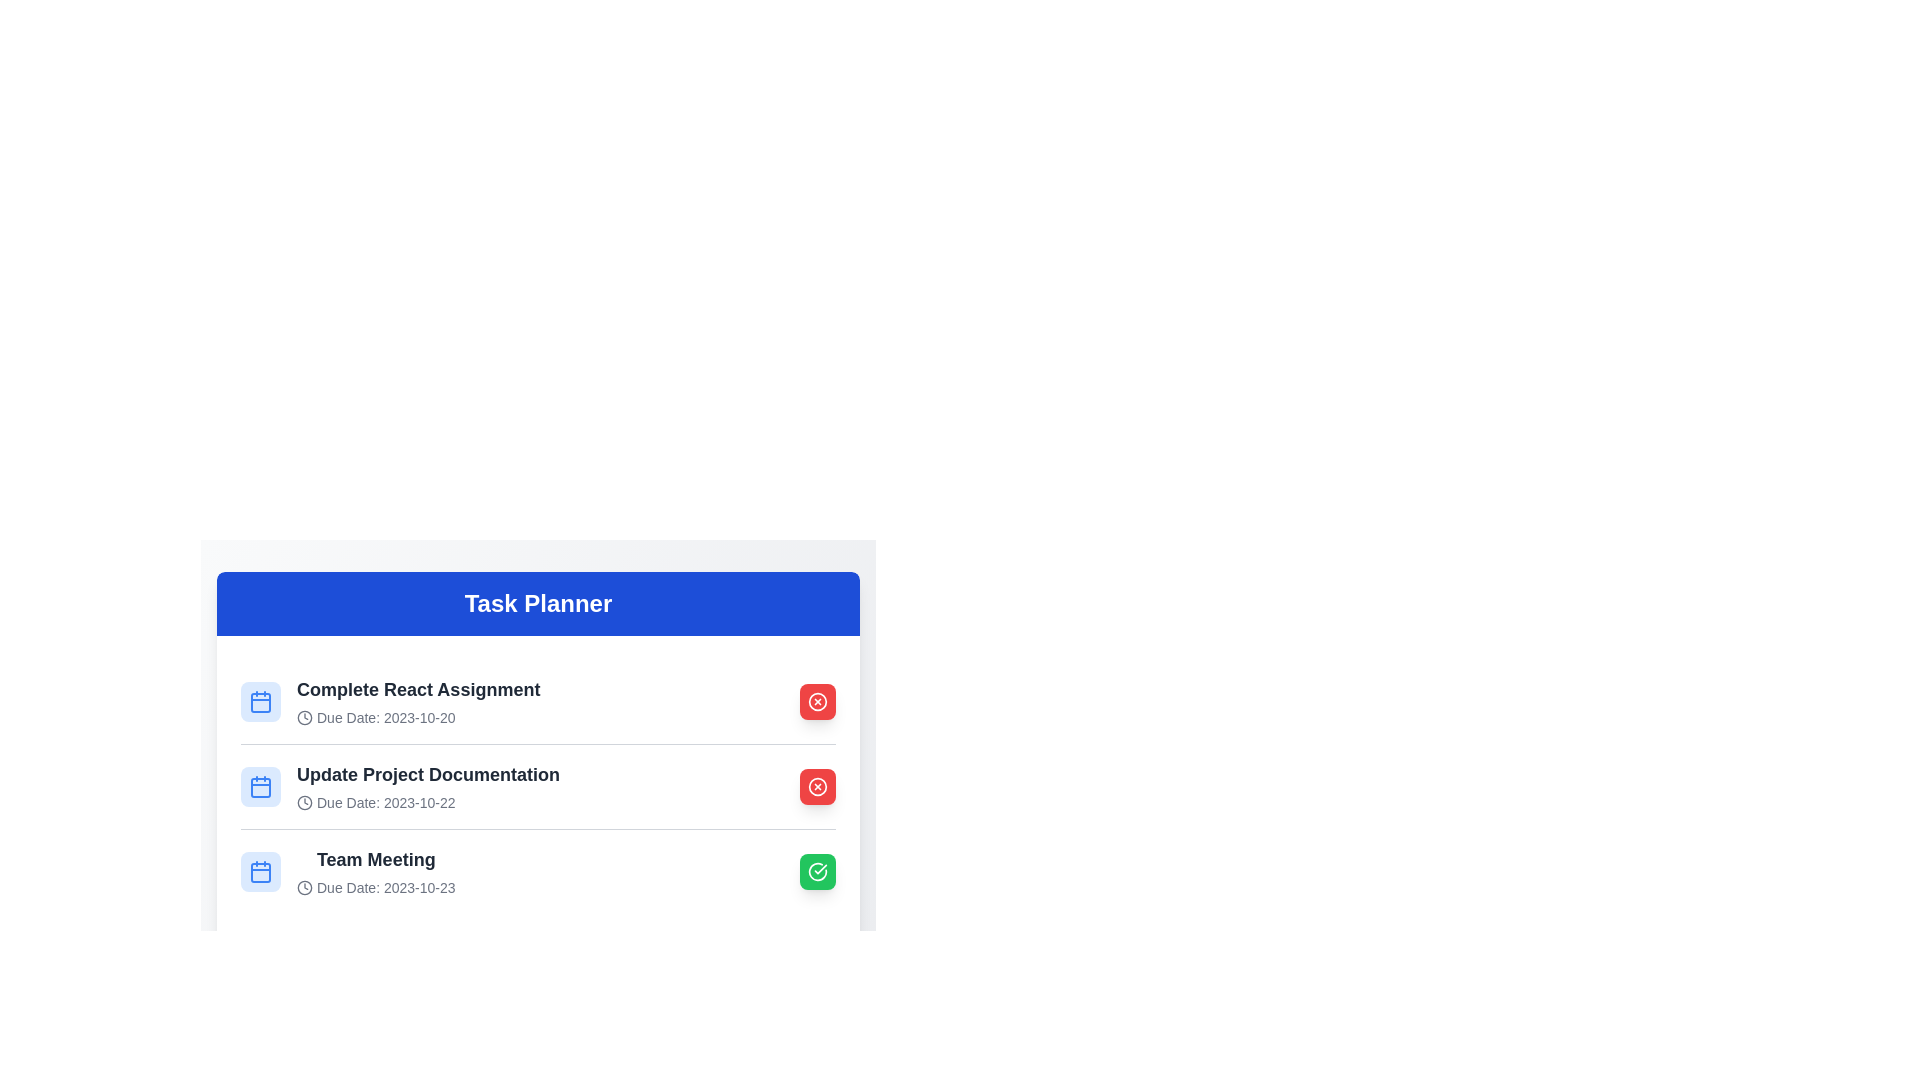  What do you see at coordinates (348, 870) in the screenshot?
I see `the third task item in the Task Planner section, which displays an individual task along with its due date, located below 'Complete React Assignment' and 'Update Project Documentation'` at bounding box center [348, 870].